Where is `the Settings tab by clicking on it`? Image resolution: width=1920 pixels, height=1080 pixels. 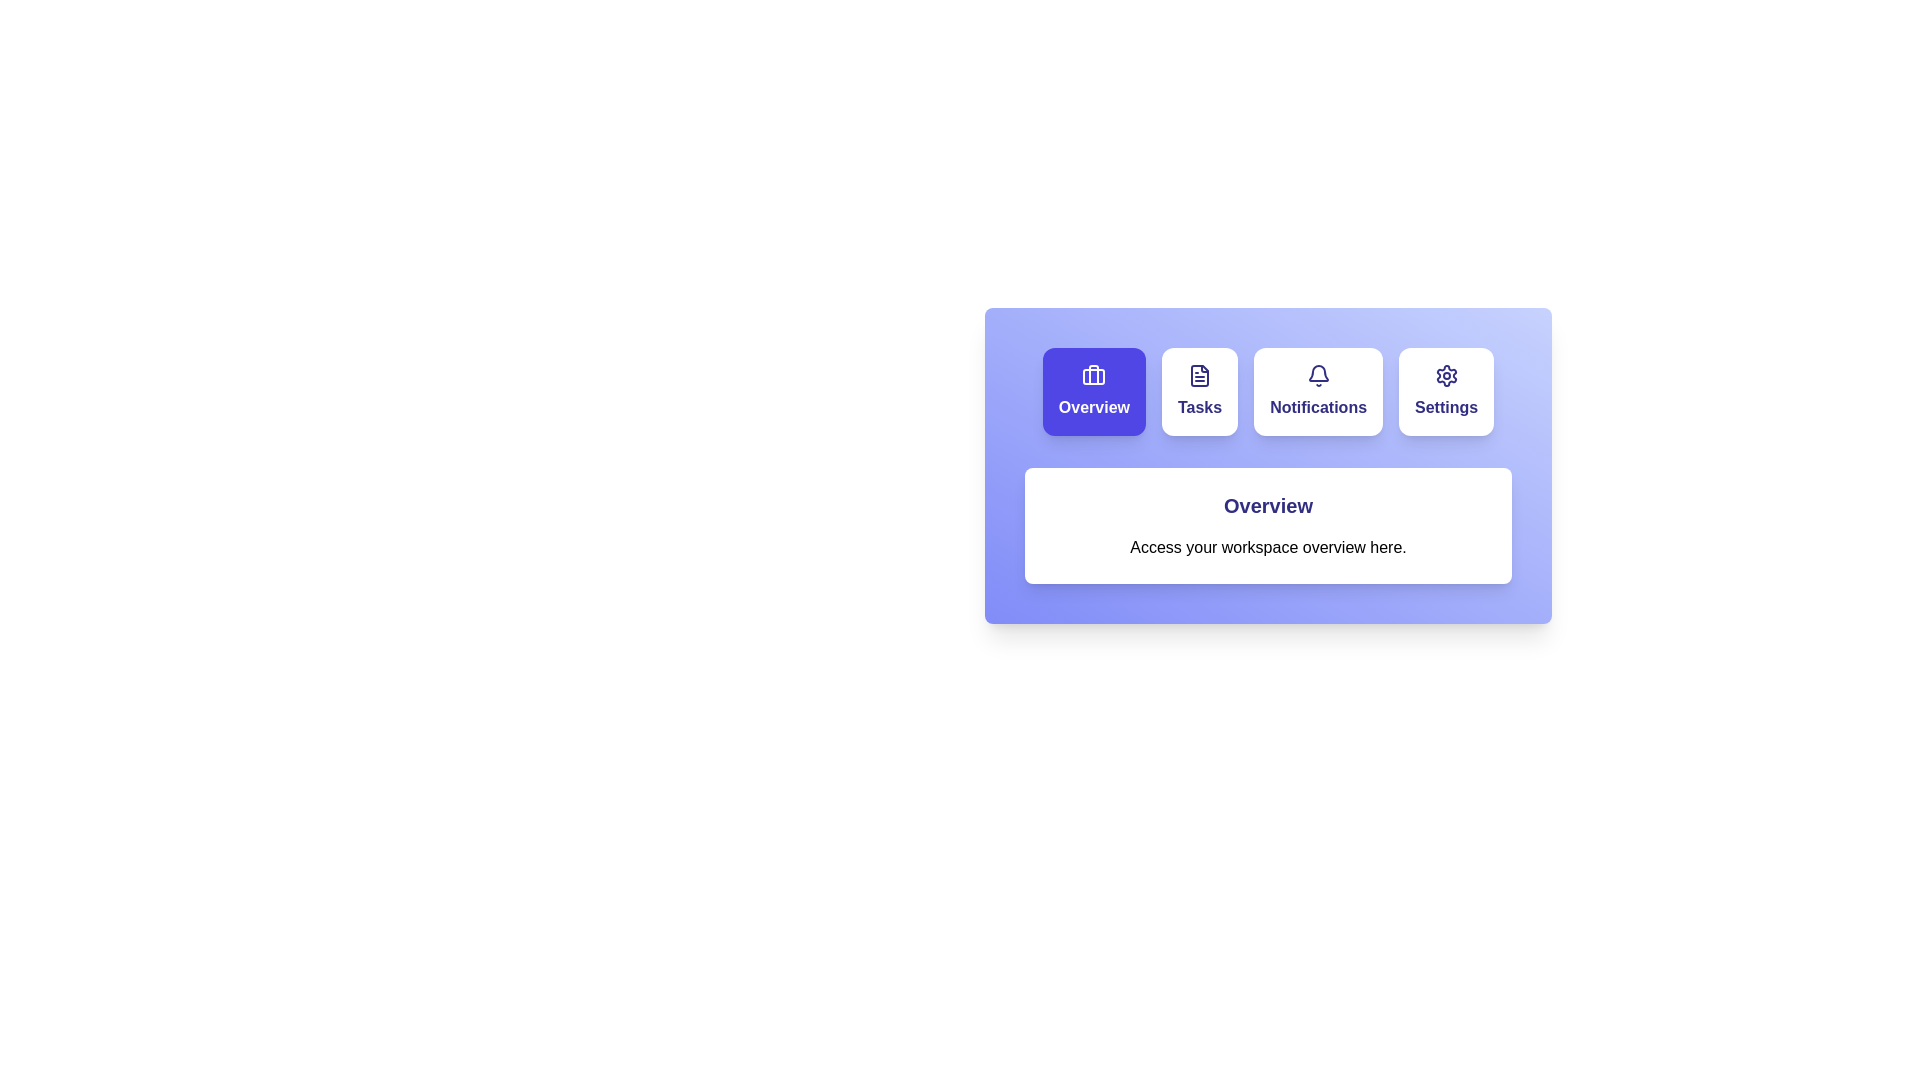
the Settings tab by clicking on it is located at coordinates (1446, 392).